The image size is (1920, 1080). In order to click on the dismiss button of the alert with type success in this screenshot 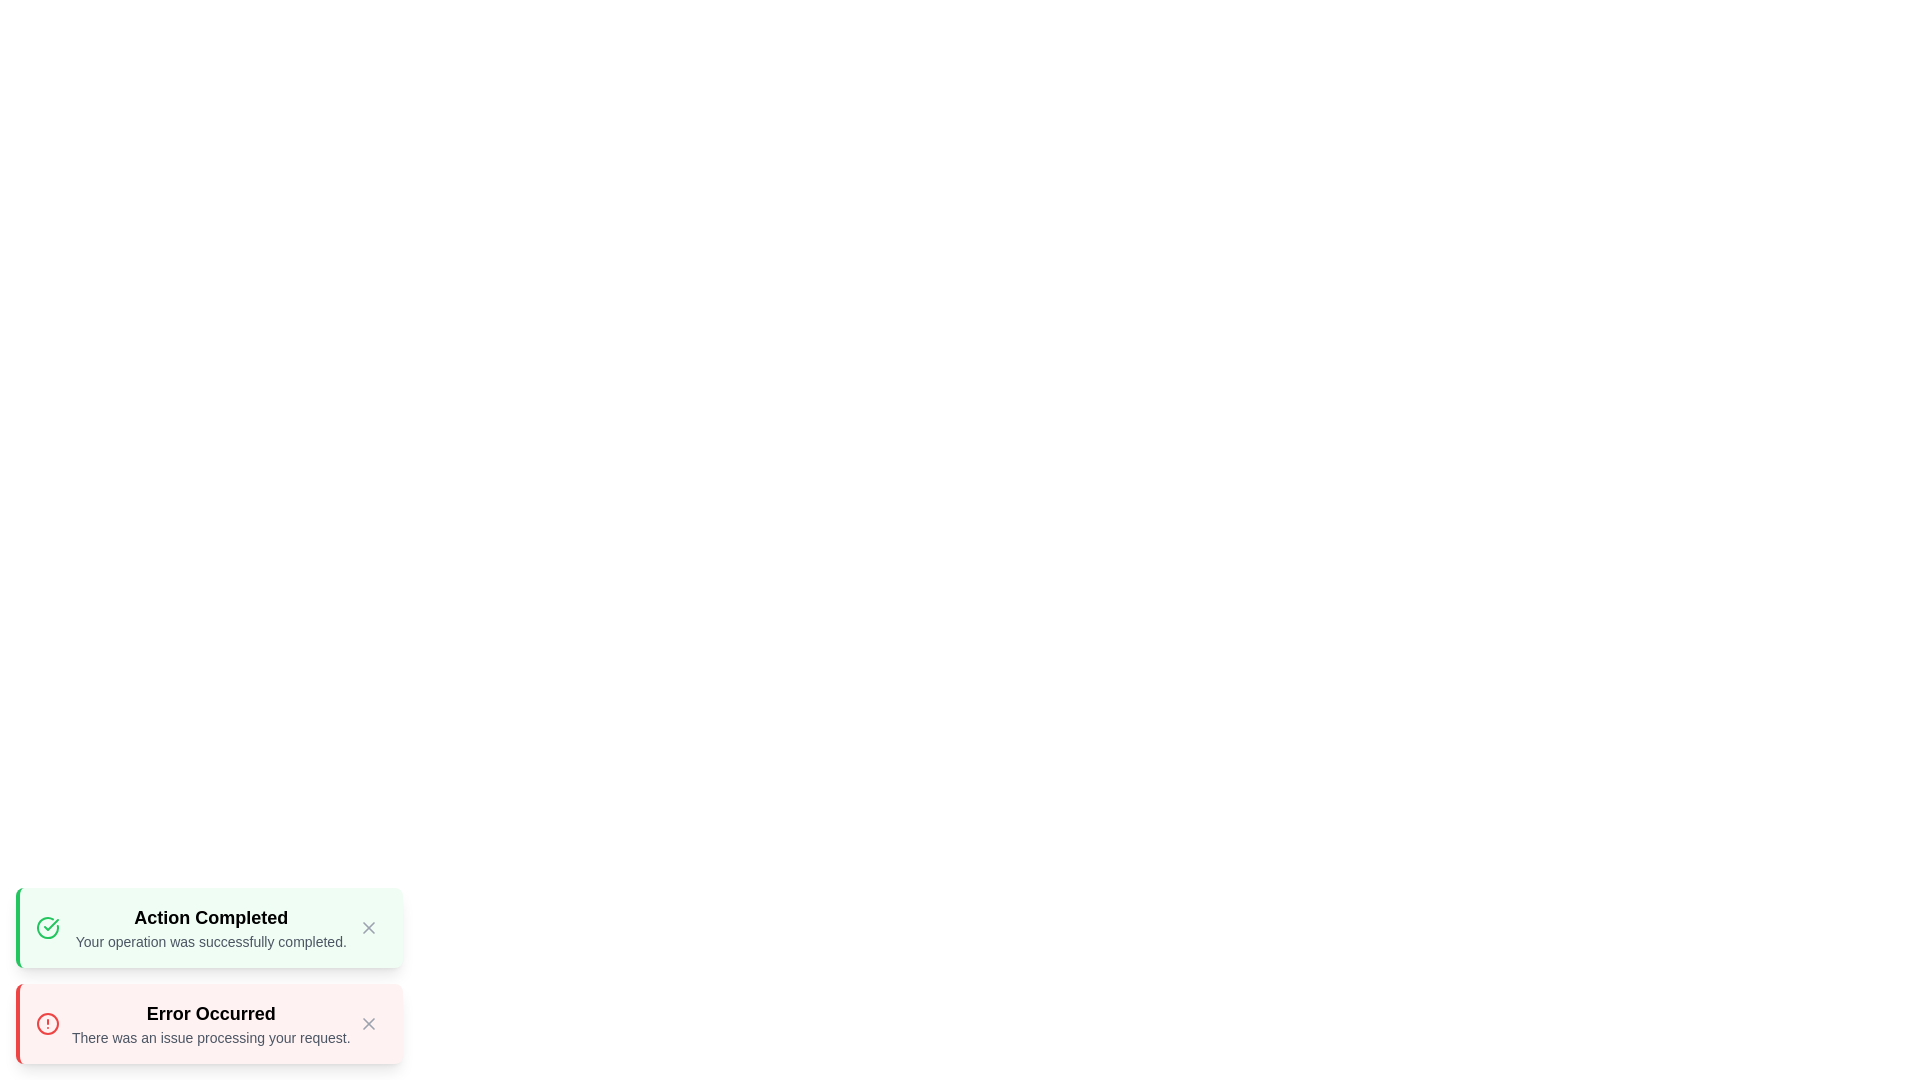, I will do `click(368, 928)`.